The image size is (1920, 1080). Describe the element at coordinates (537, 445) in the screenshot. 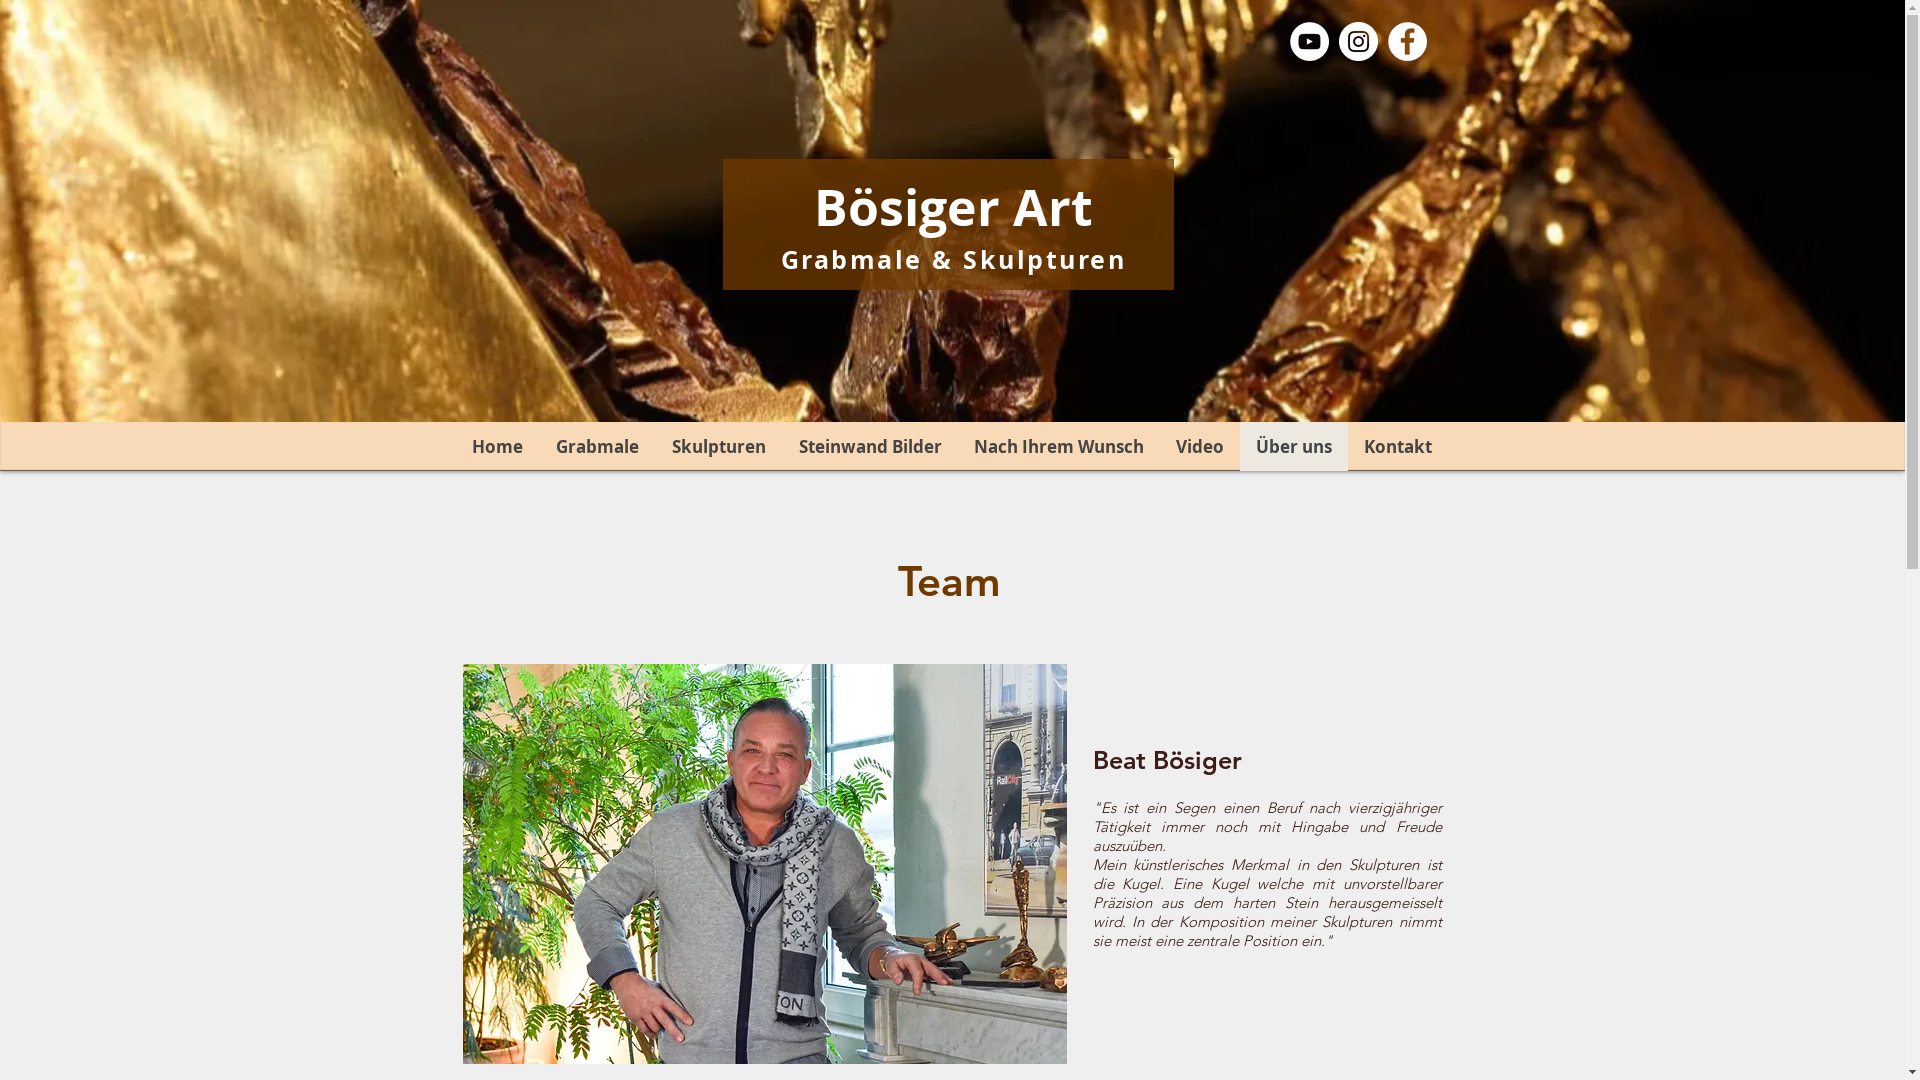

I see `'Grabmale'` at that location.